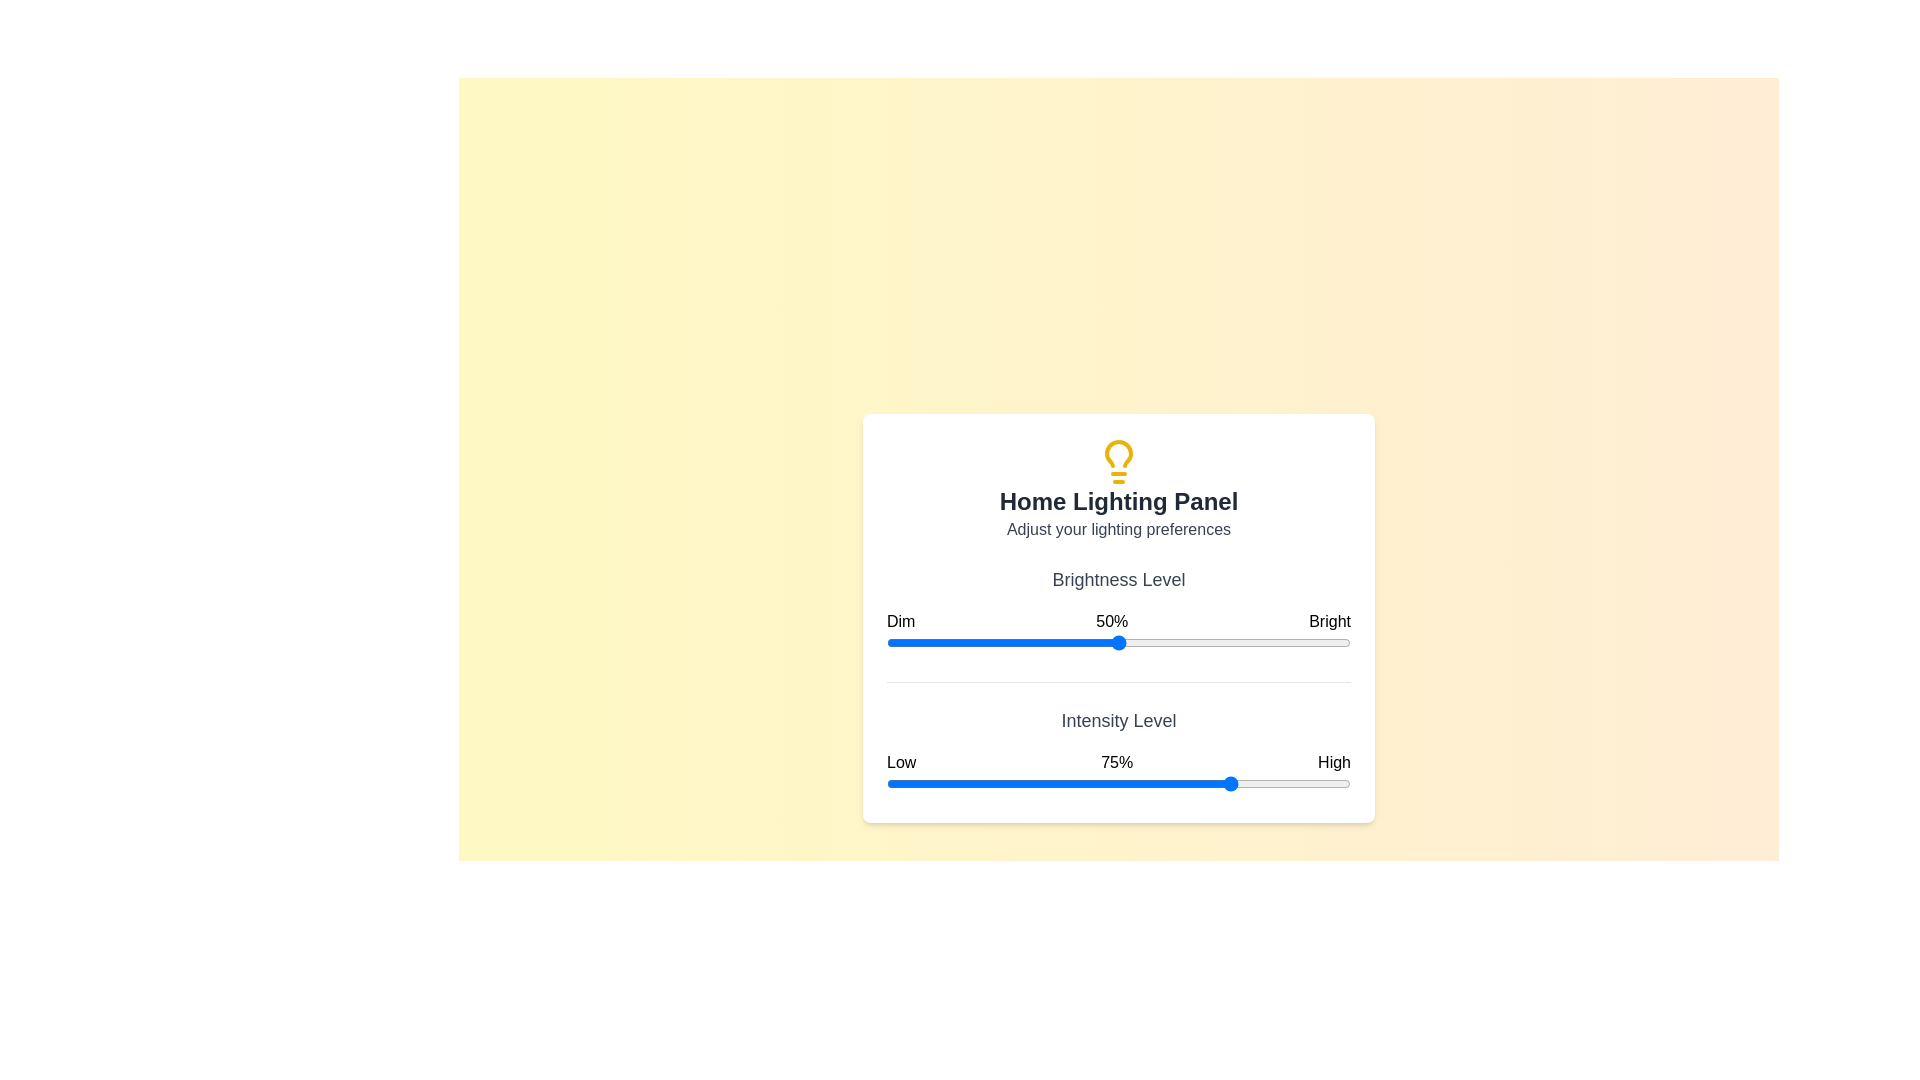 Image resolution: width=1920 pixels, height=1080 pixels. What do you see at coordinates (899, 782) in the screenshot?
I see `the Intensity Level slider` at bounding box center [899, 782].